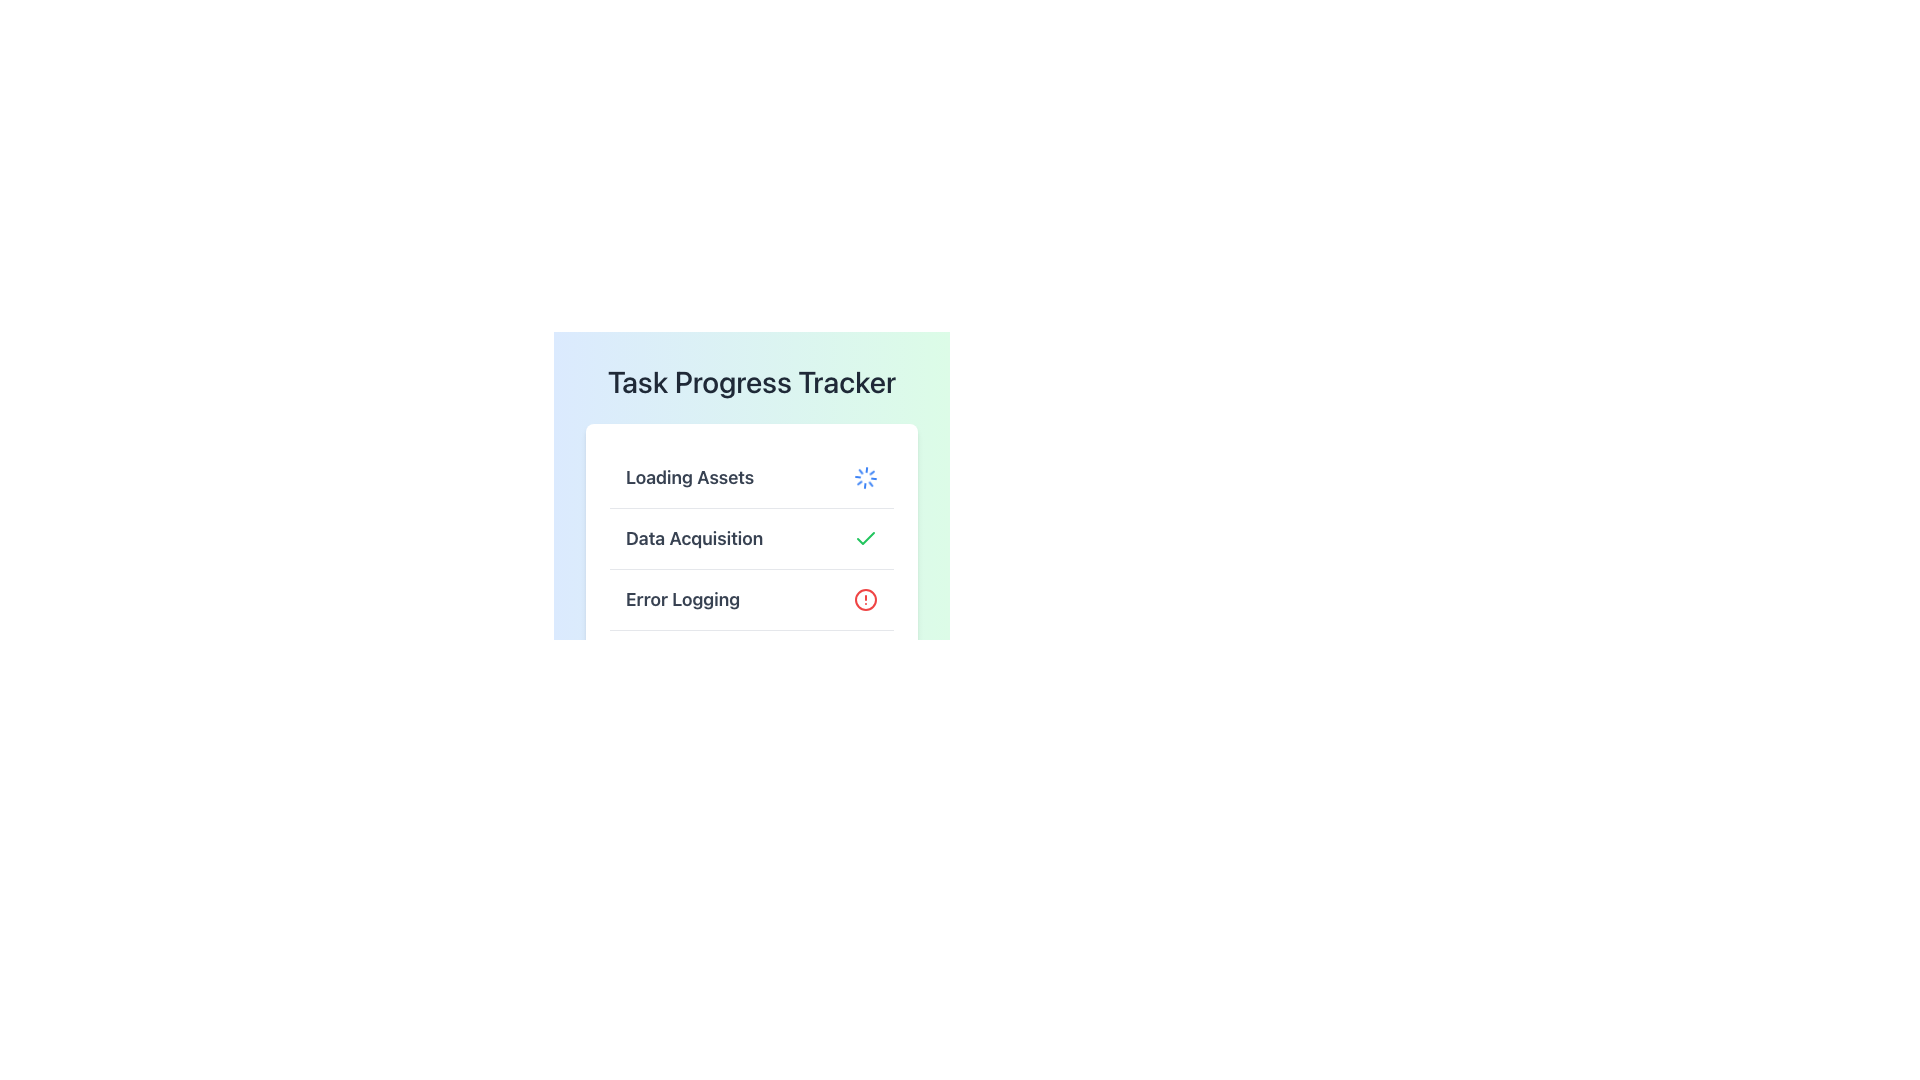 Image resolution: width=1920 pixels, height=1080 pixels. Describe the element at coordinates (751, 538) in the screenshot. I see `text information from the status overview panel located below the 'Task Progress Tracker' header, which provides updates on 'Loading Assets', 'Data Acquisition', and 'Error Logging'` at that location.